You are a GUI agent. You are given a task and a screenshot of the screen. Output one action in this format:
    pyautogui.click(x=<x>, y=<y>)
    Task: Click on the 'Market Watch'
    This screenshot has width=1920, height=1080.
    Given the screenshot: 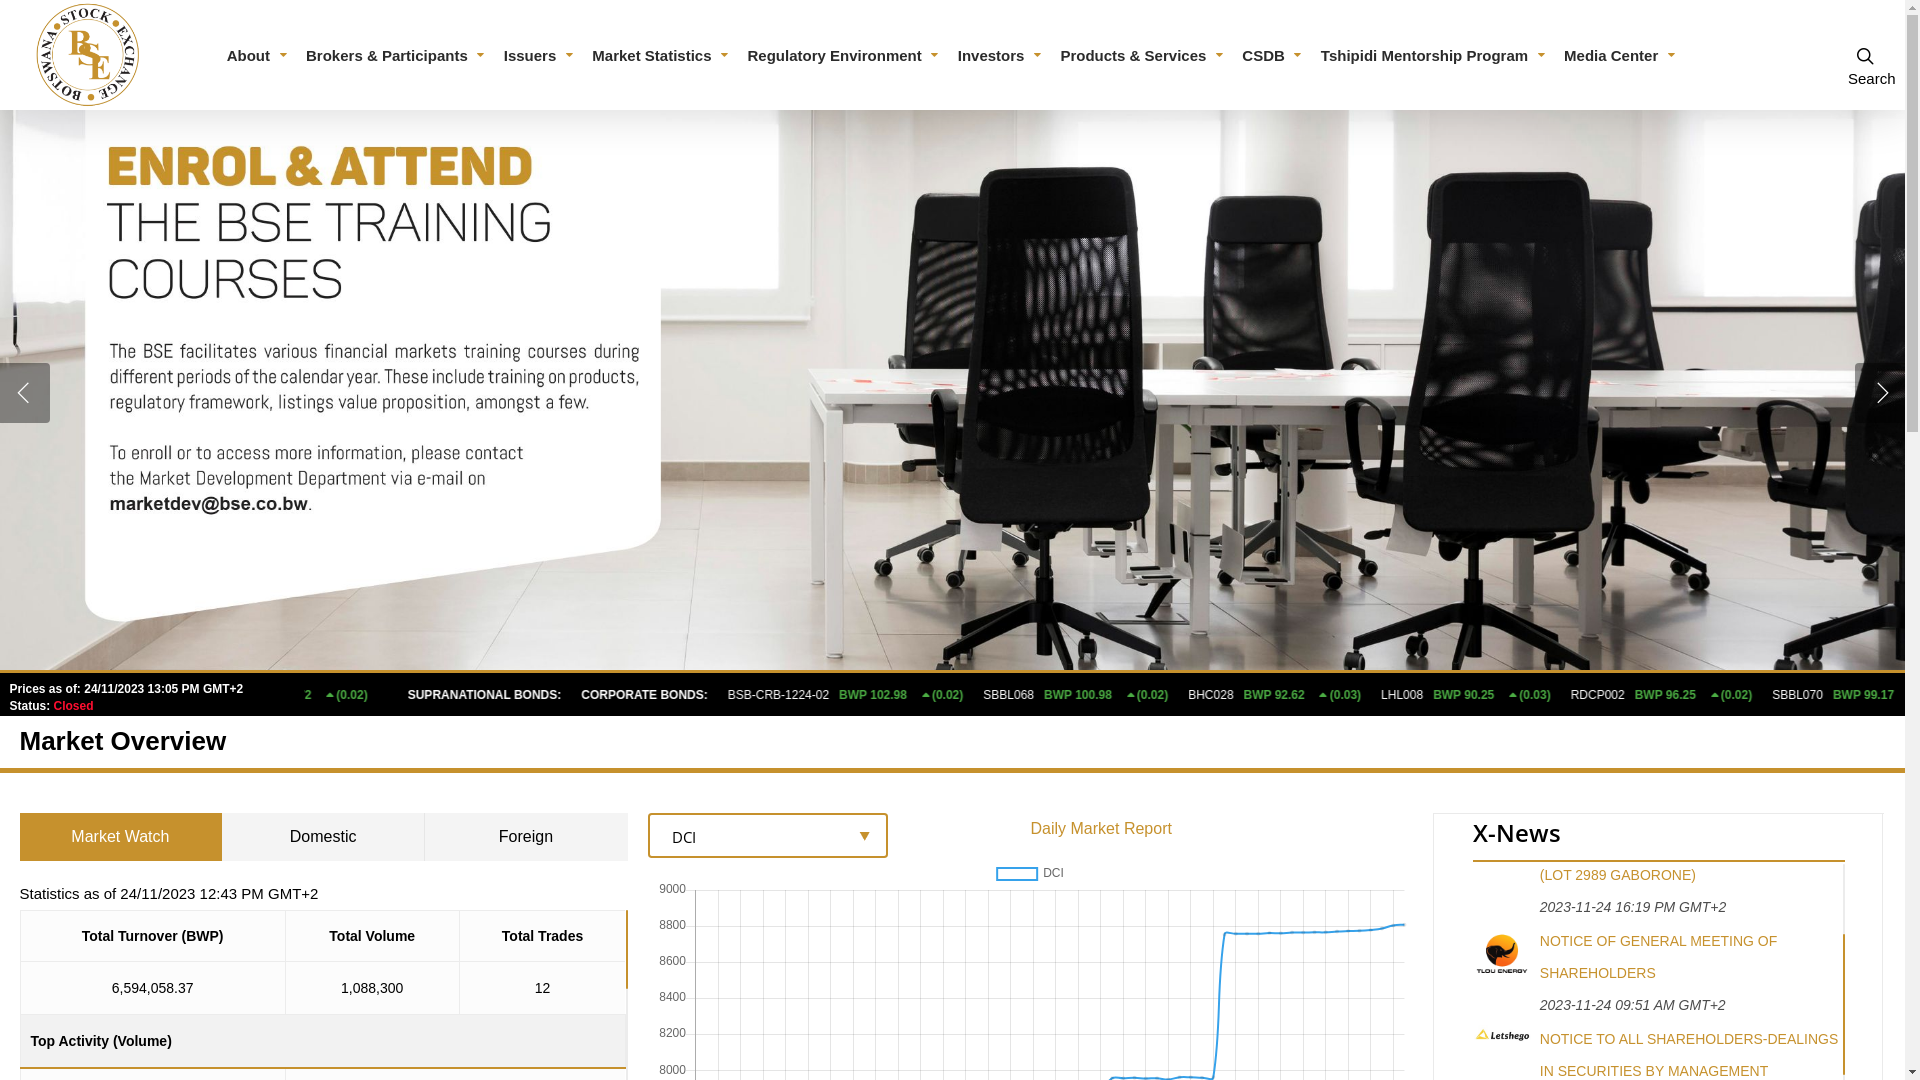 What is the action you would take?
    pyautogui.click(x=120, y=837)
    